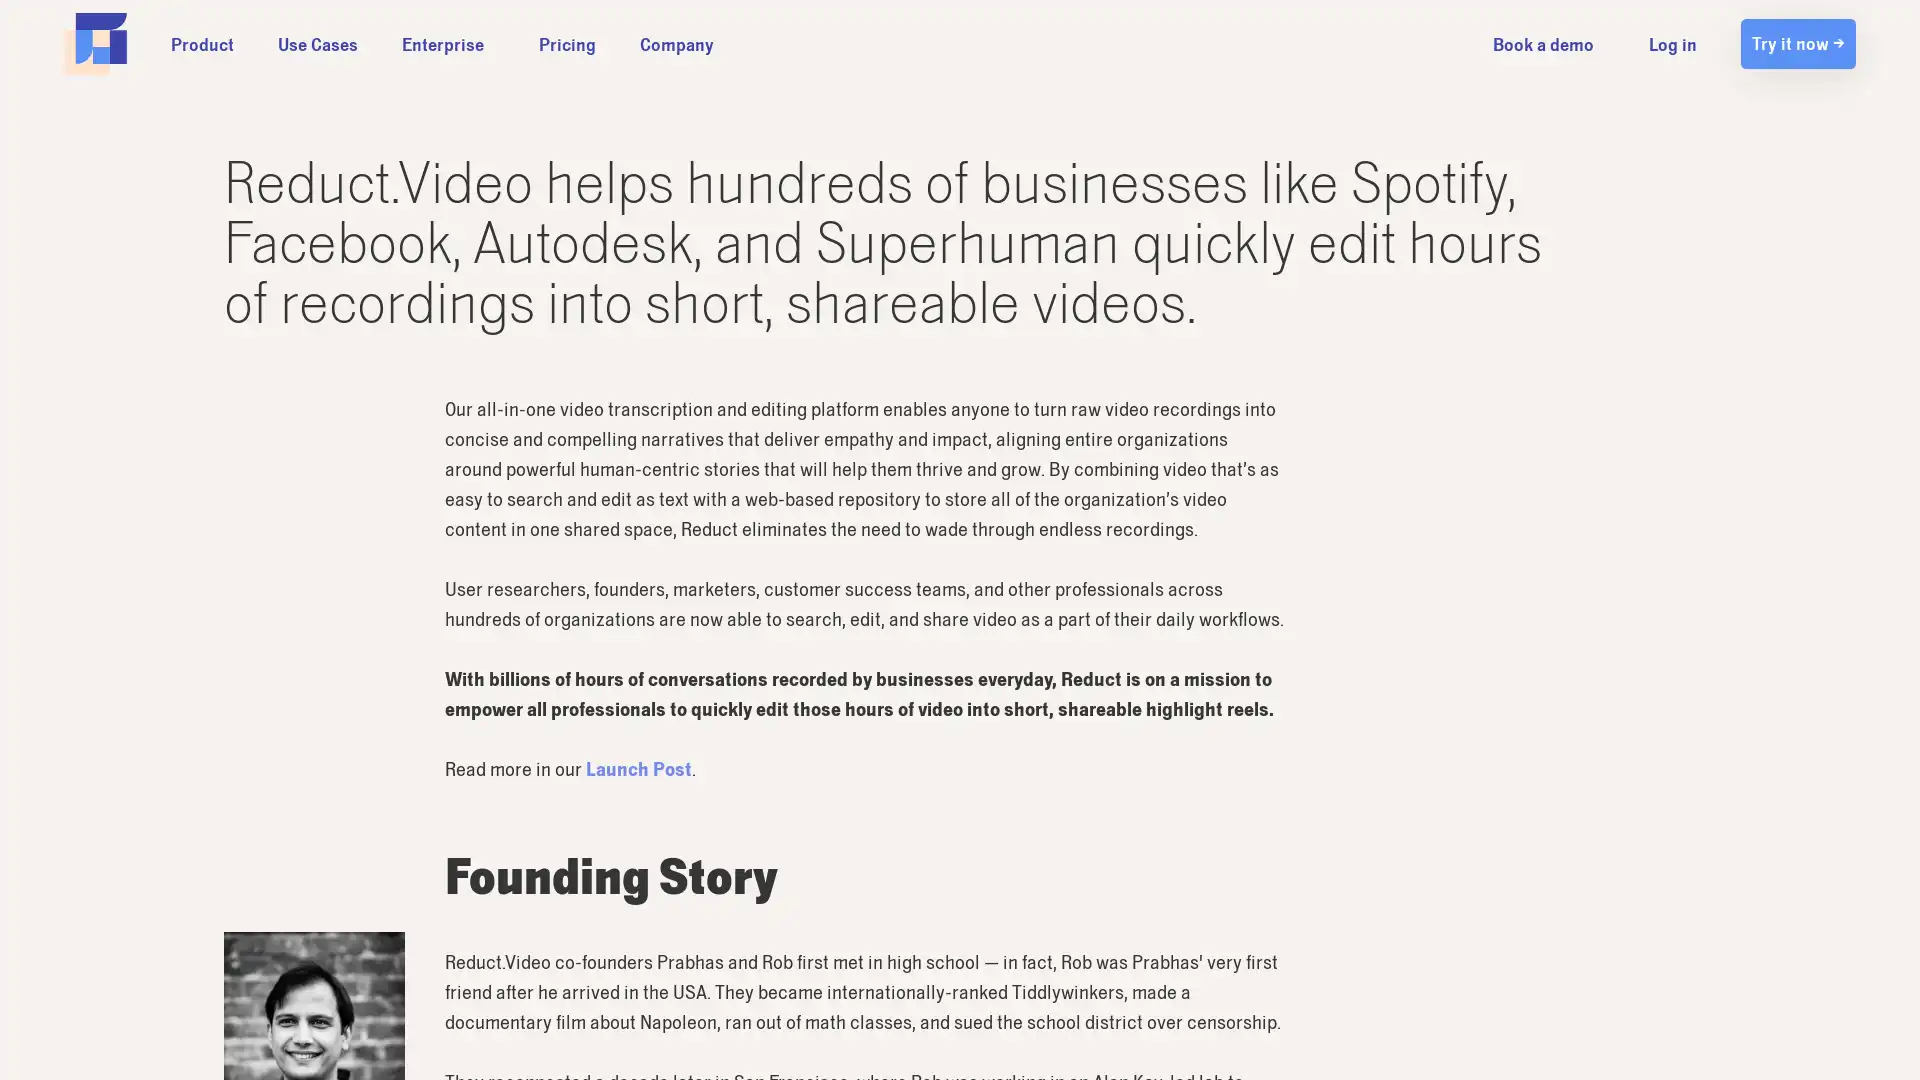  What do you see at coordinates (1798, 43) in the screenshot?
I see `Try it now` at bounding box center [1798, 43].